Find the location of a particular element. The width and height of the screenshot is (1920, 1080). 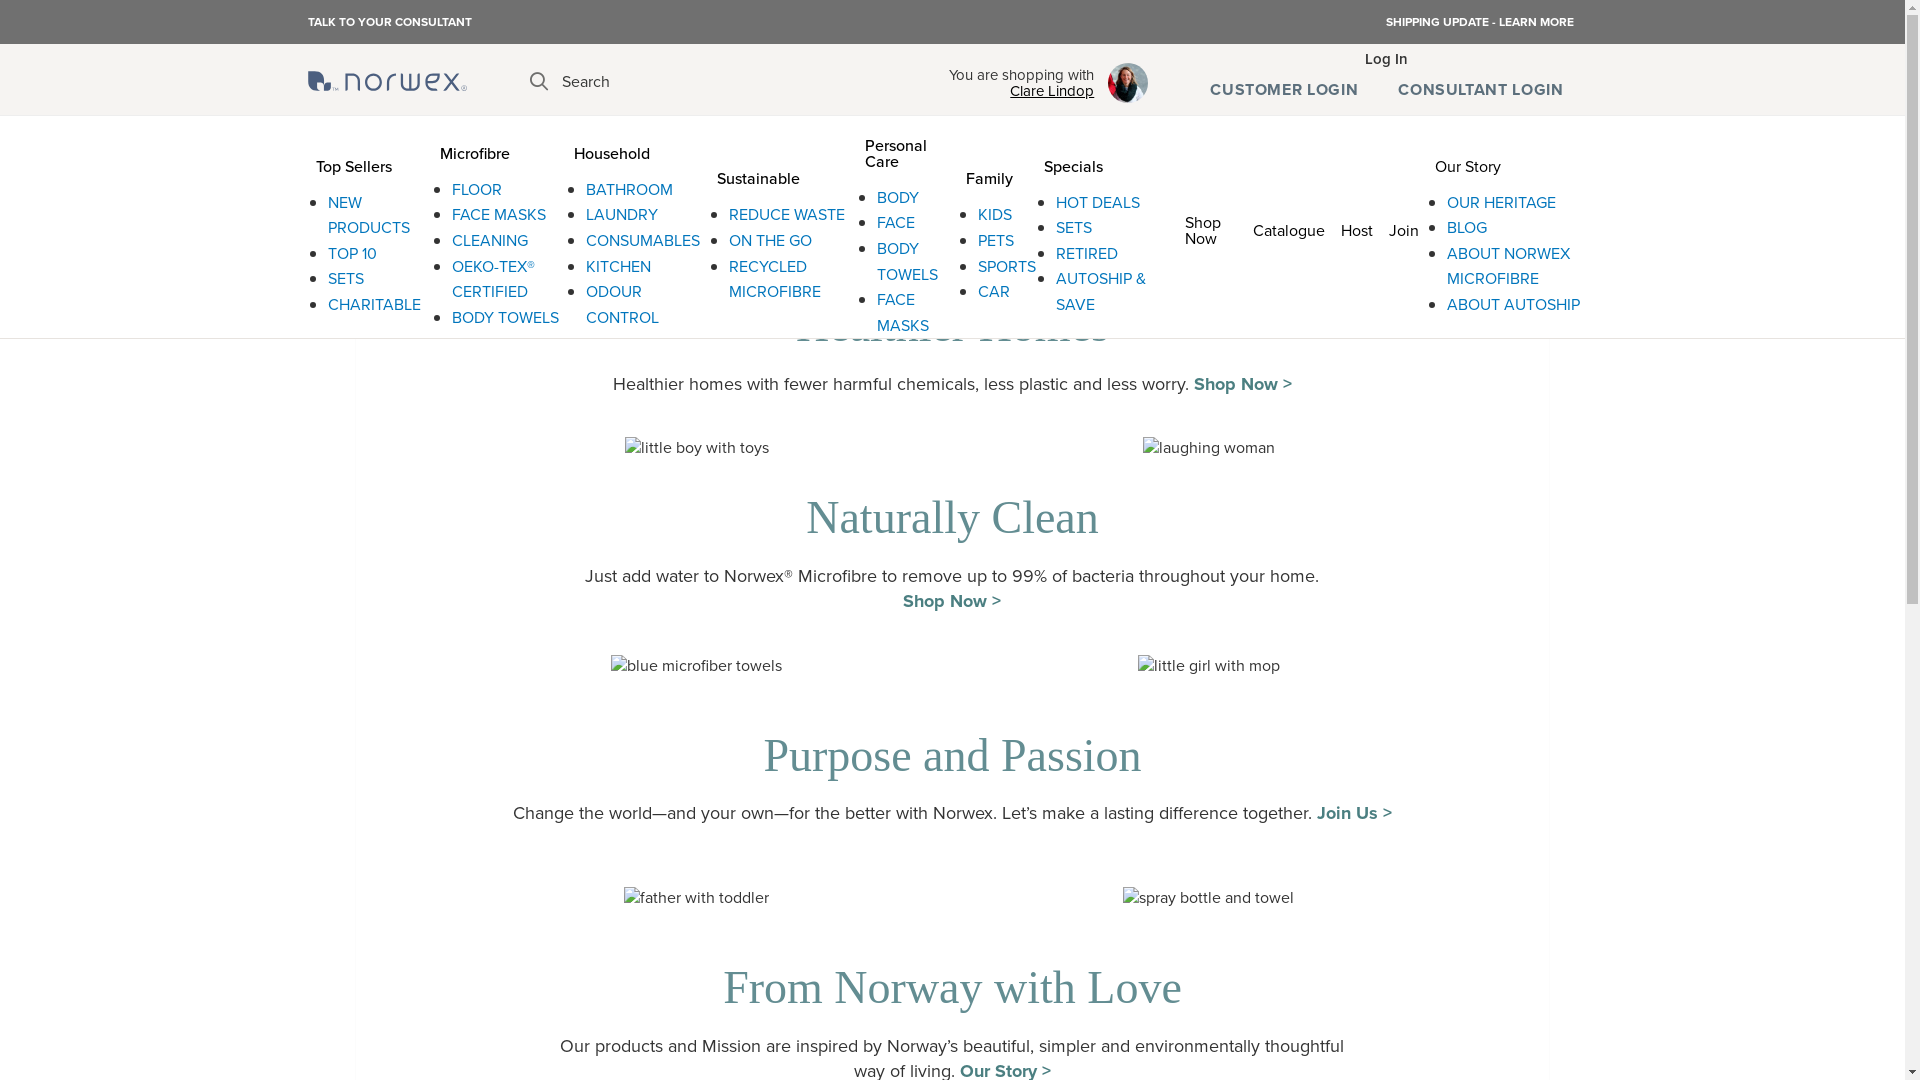

'CUSTOMER LOGIN' is located at coordinates (1283, 88).